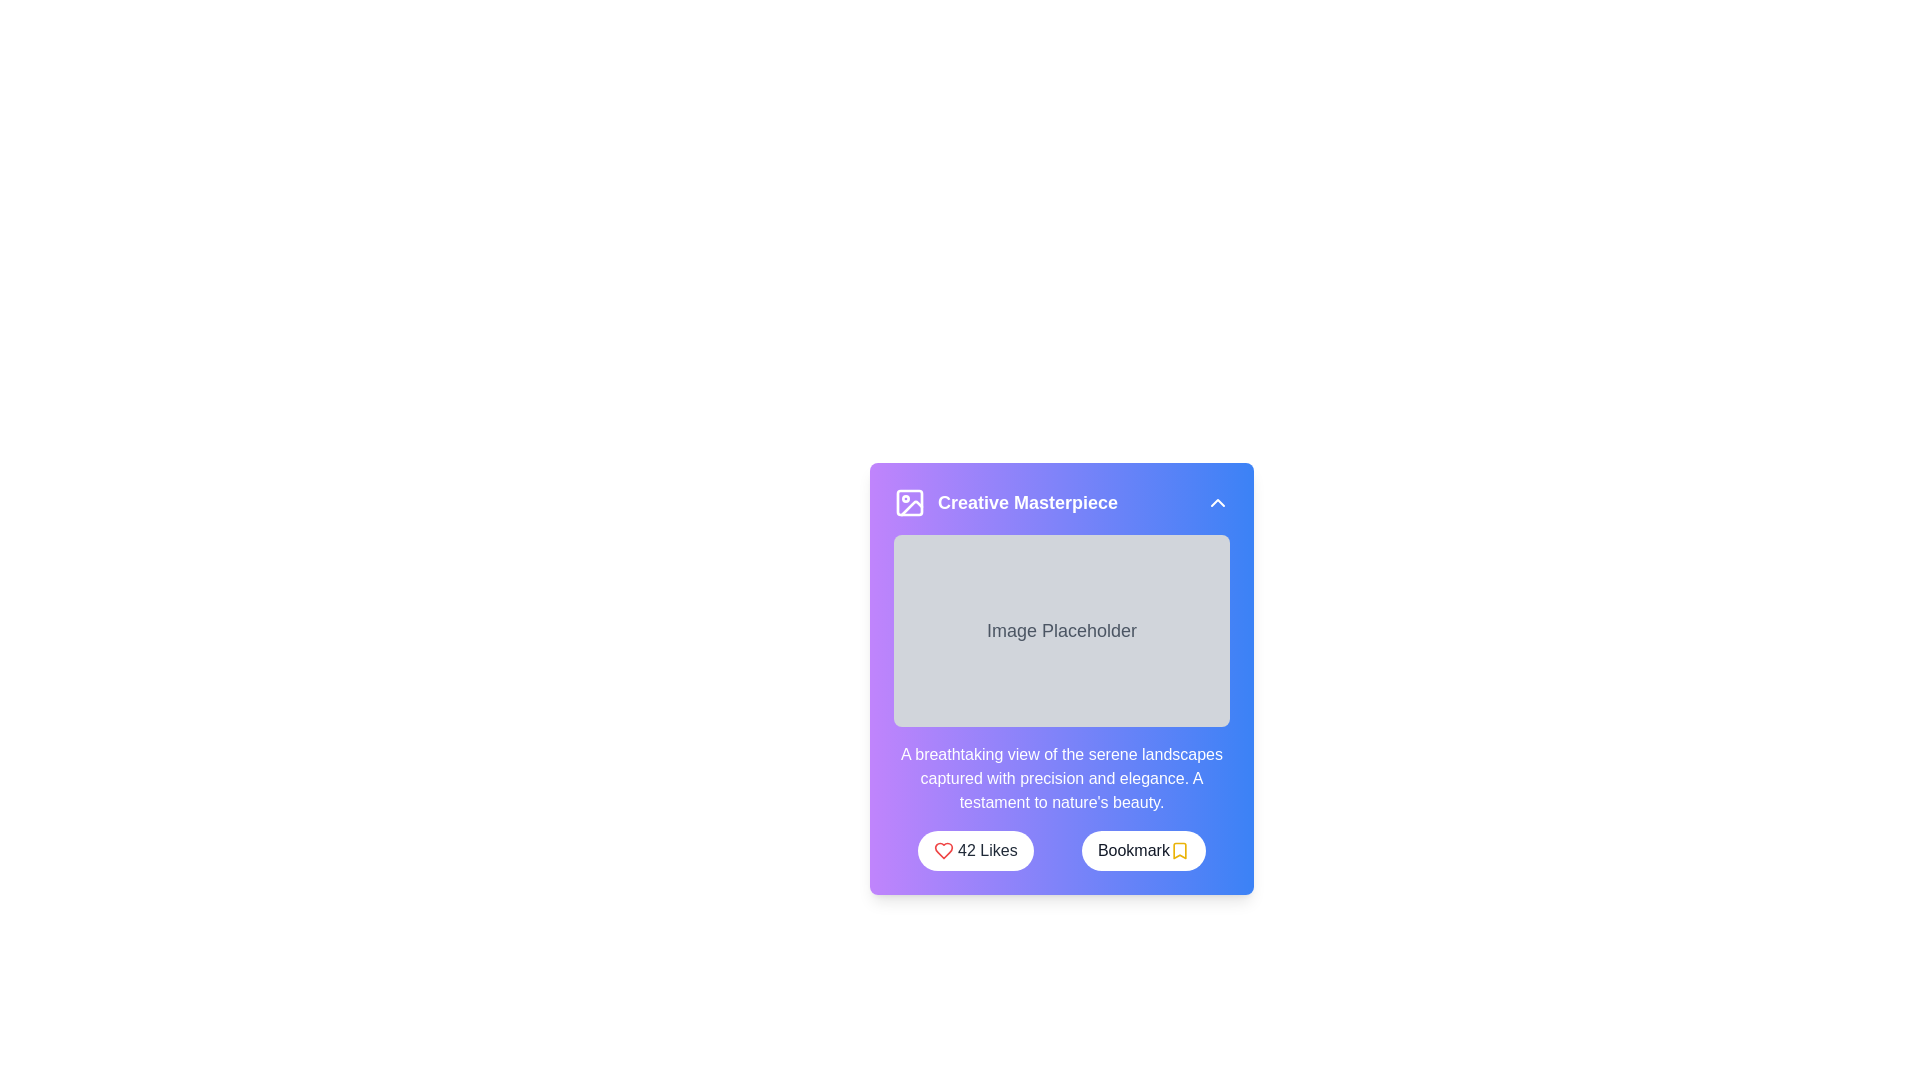 The width and height of the screenshot is (1920, 1080). I want to click on the SVG Icon representing a picture frame with a round sun in the upper left, located to the left of the 'Creative Masterpiece' section, so click(909, 501).